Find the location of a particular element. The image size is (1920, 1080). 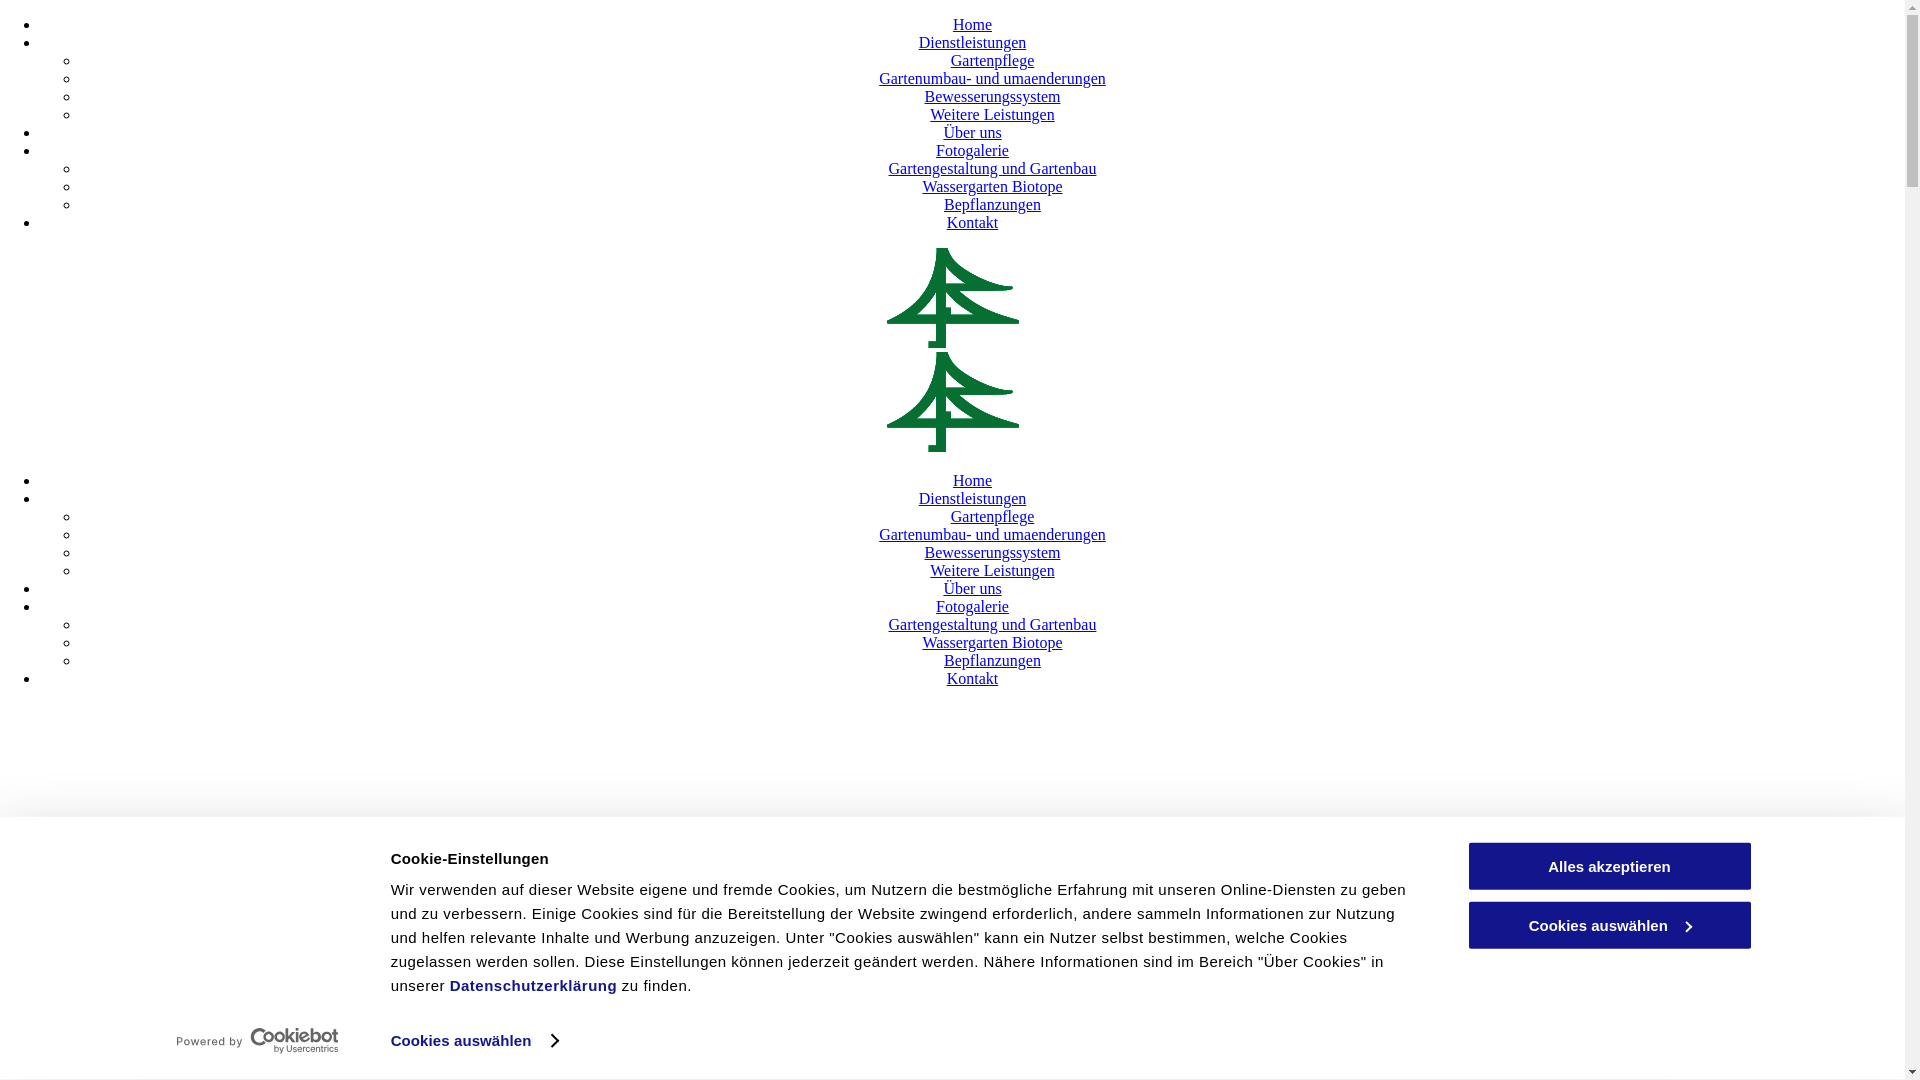

'Gartenumbau- und umaenderungen' is located at coordinates (878, 533).